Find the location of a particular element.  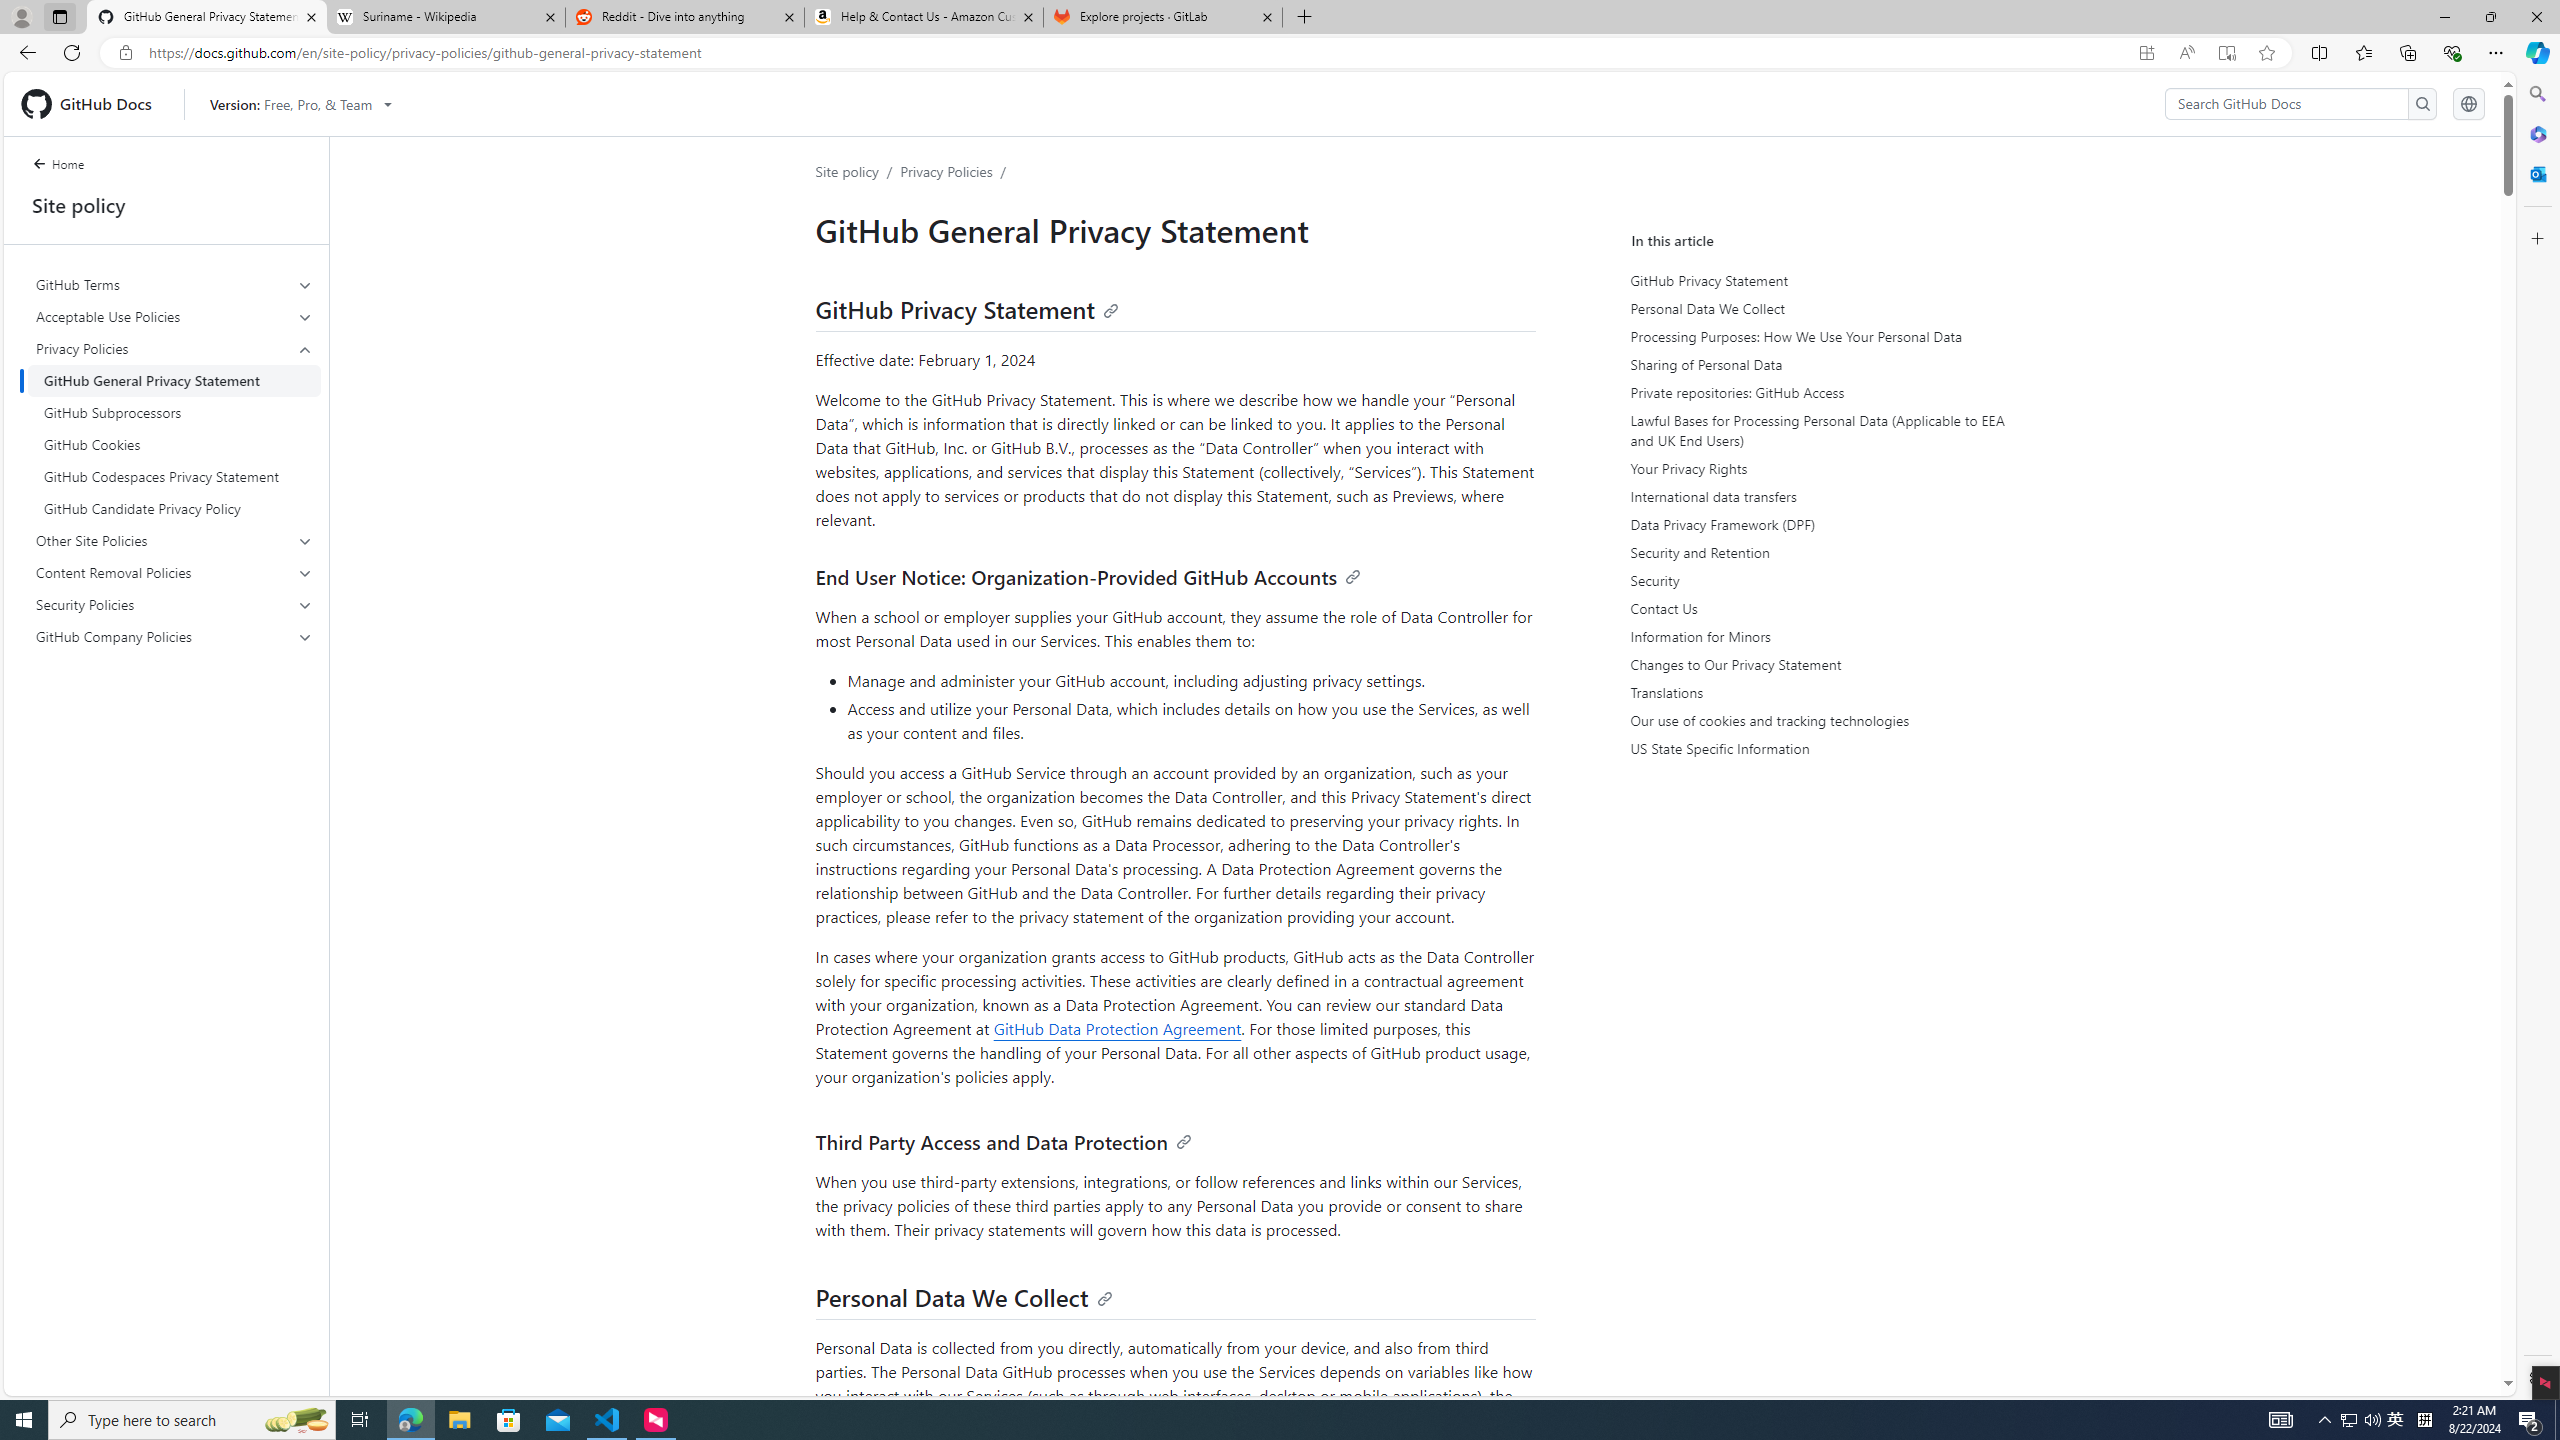

'Suriname - Wikipedia' is located at coordinates (444, 16).